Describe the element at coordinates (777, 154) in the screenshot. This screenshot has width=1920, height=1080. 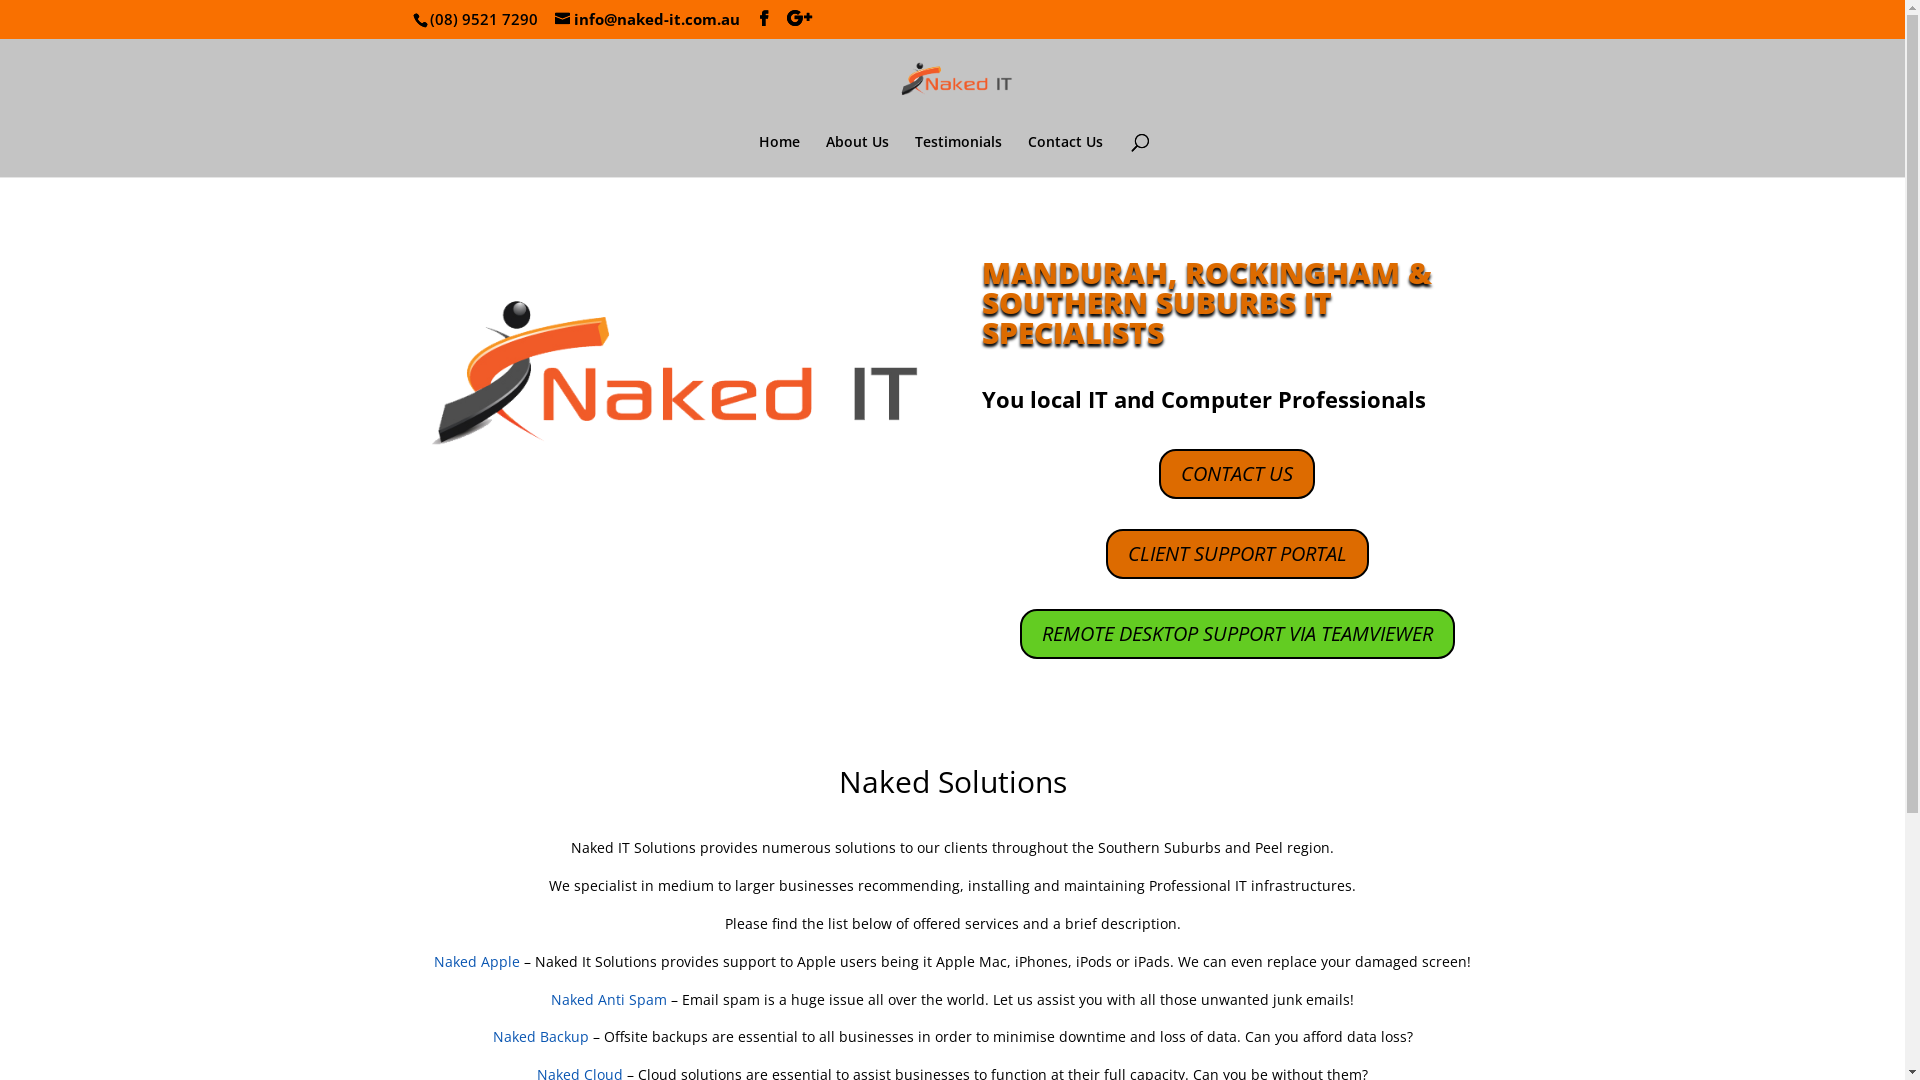
I see `'Home'` at that location.